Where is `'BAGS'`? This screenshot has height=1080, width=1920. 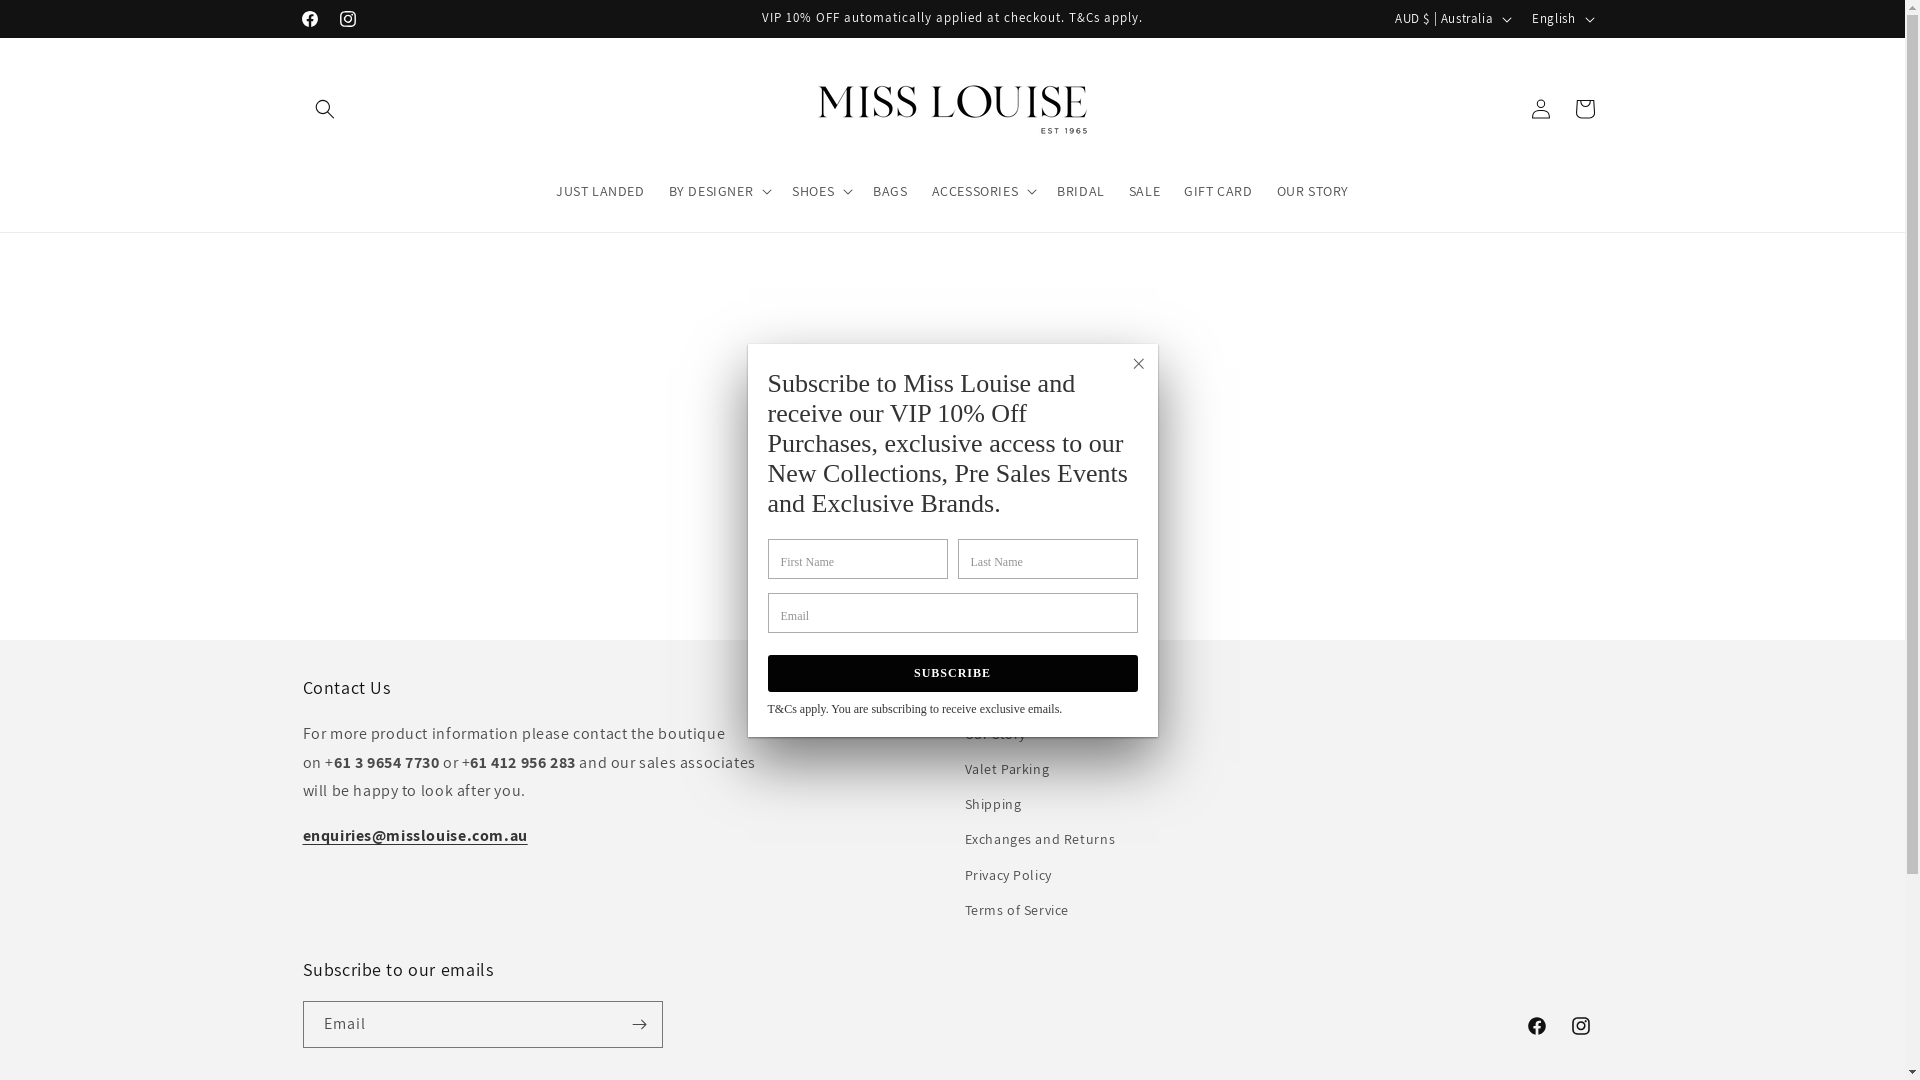 'BAGS' is located at coordinates (888, 191).